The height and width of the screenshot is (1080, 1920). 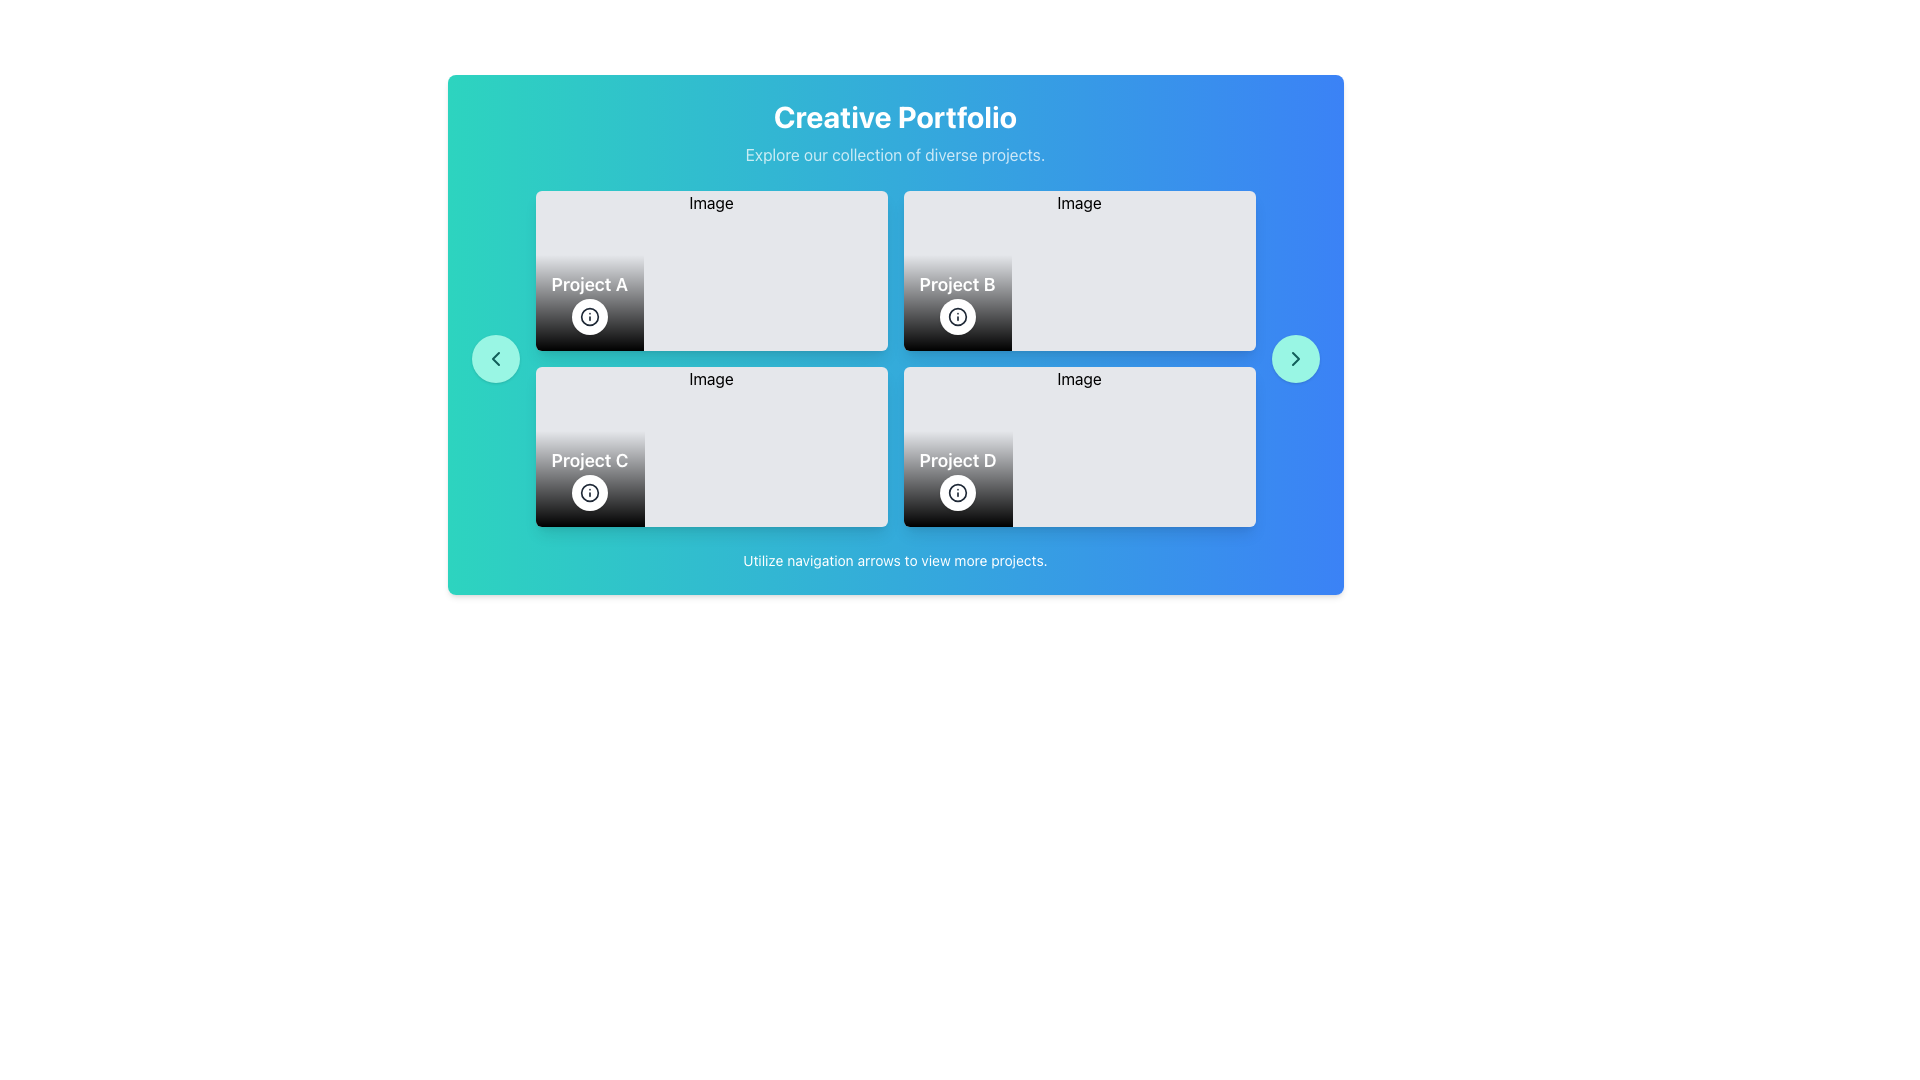 What do you see at coordinates (956, 303) in the screenshot?
I see `the section with a gradient background and the text 'Project B'` at bounding box center [956, 303].